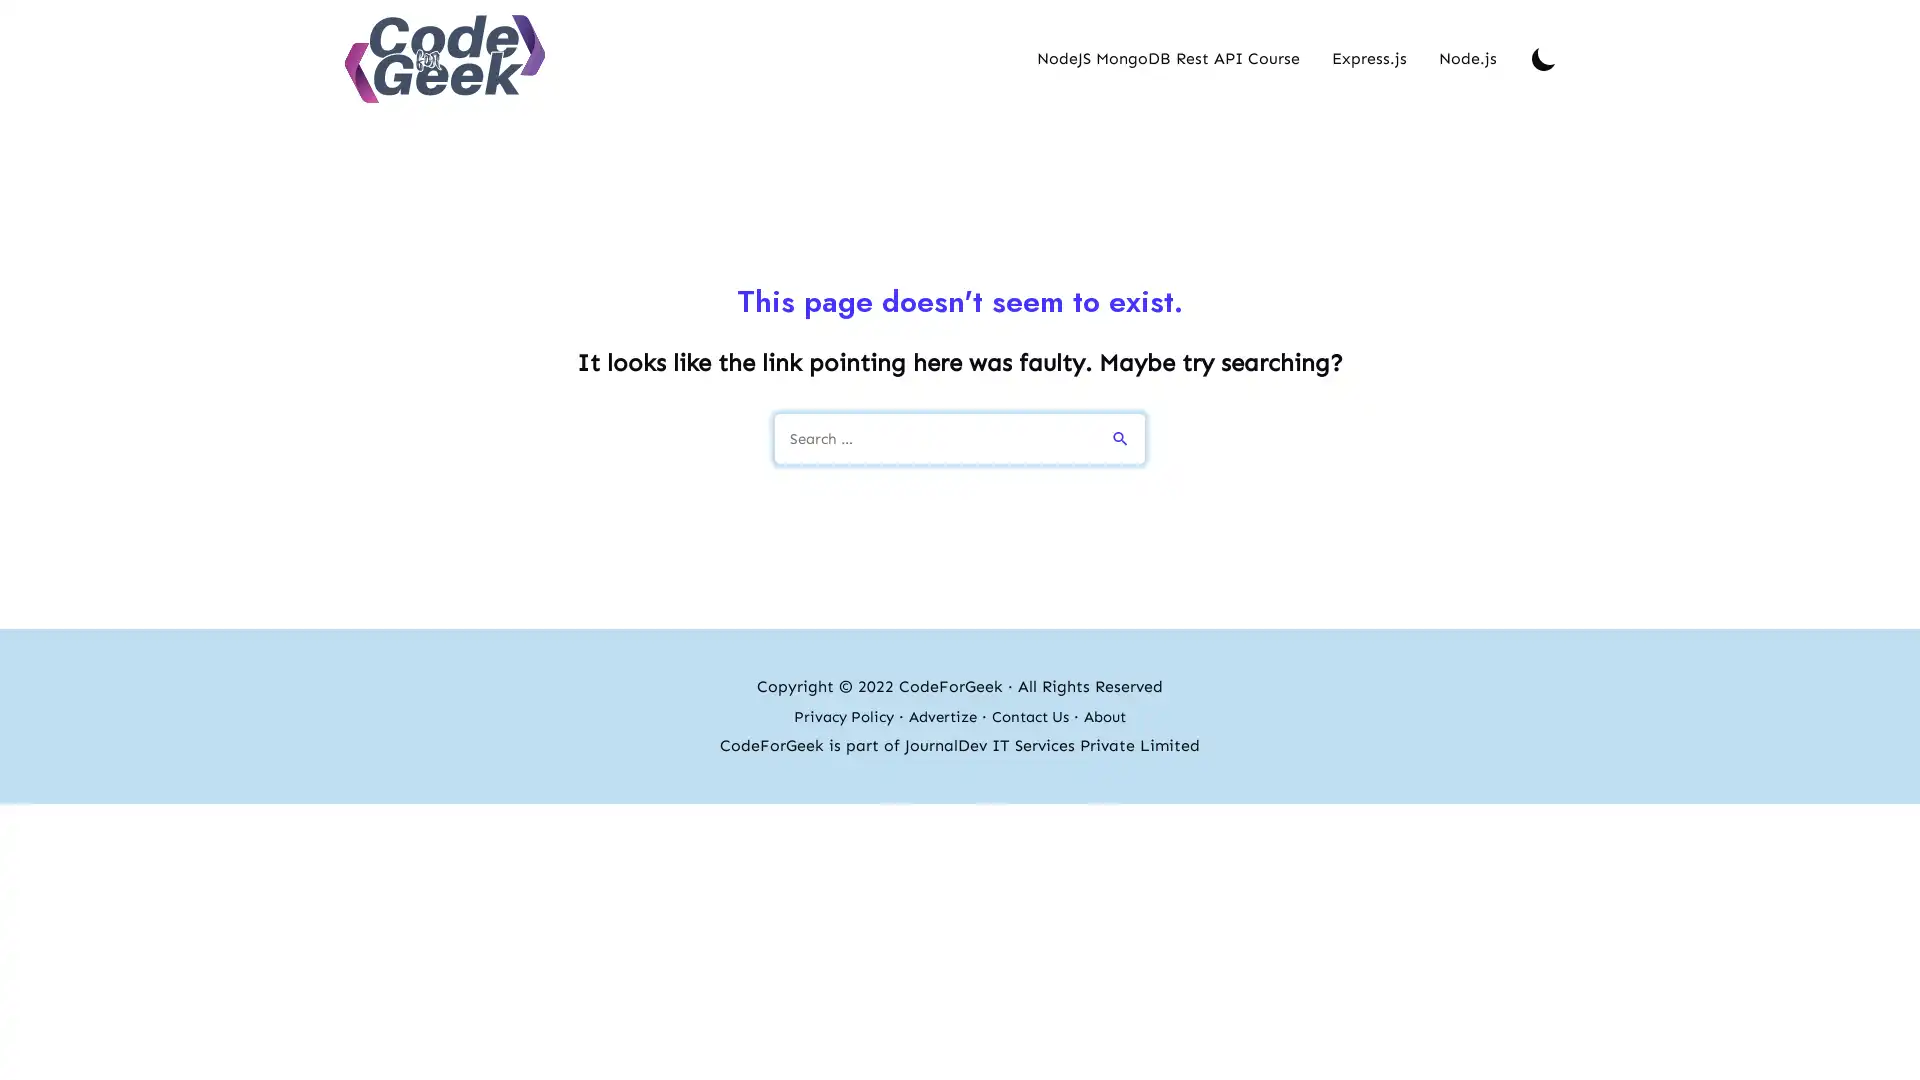  I want to click on Search, so click(1122, 434).